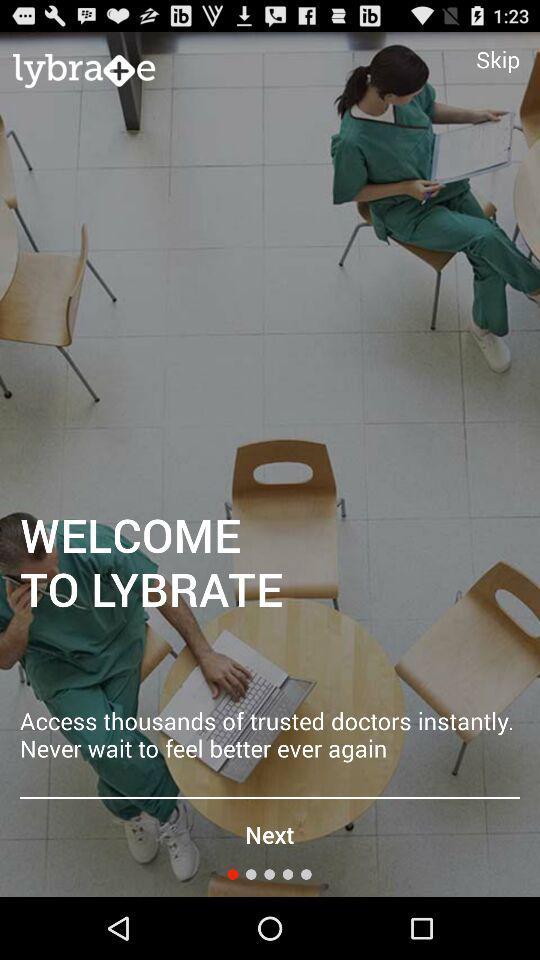 This screenshot has width=540, height=960. What do you see at coordinates (497, 58) in the screenshot?
I see `item above welcome` at bounding box center [497, 58].